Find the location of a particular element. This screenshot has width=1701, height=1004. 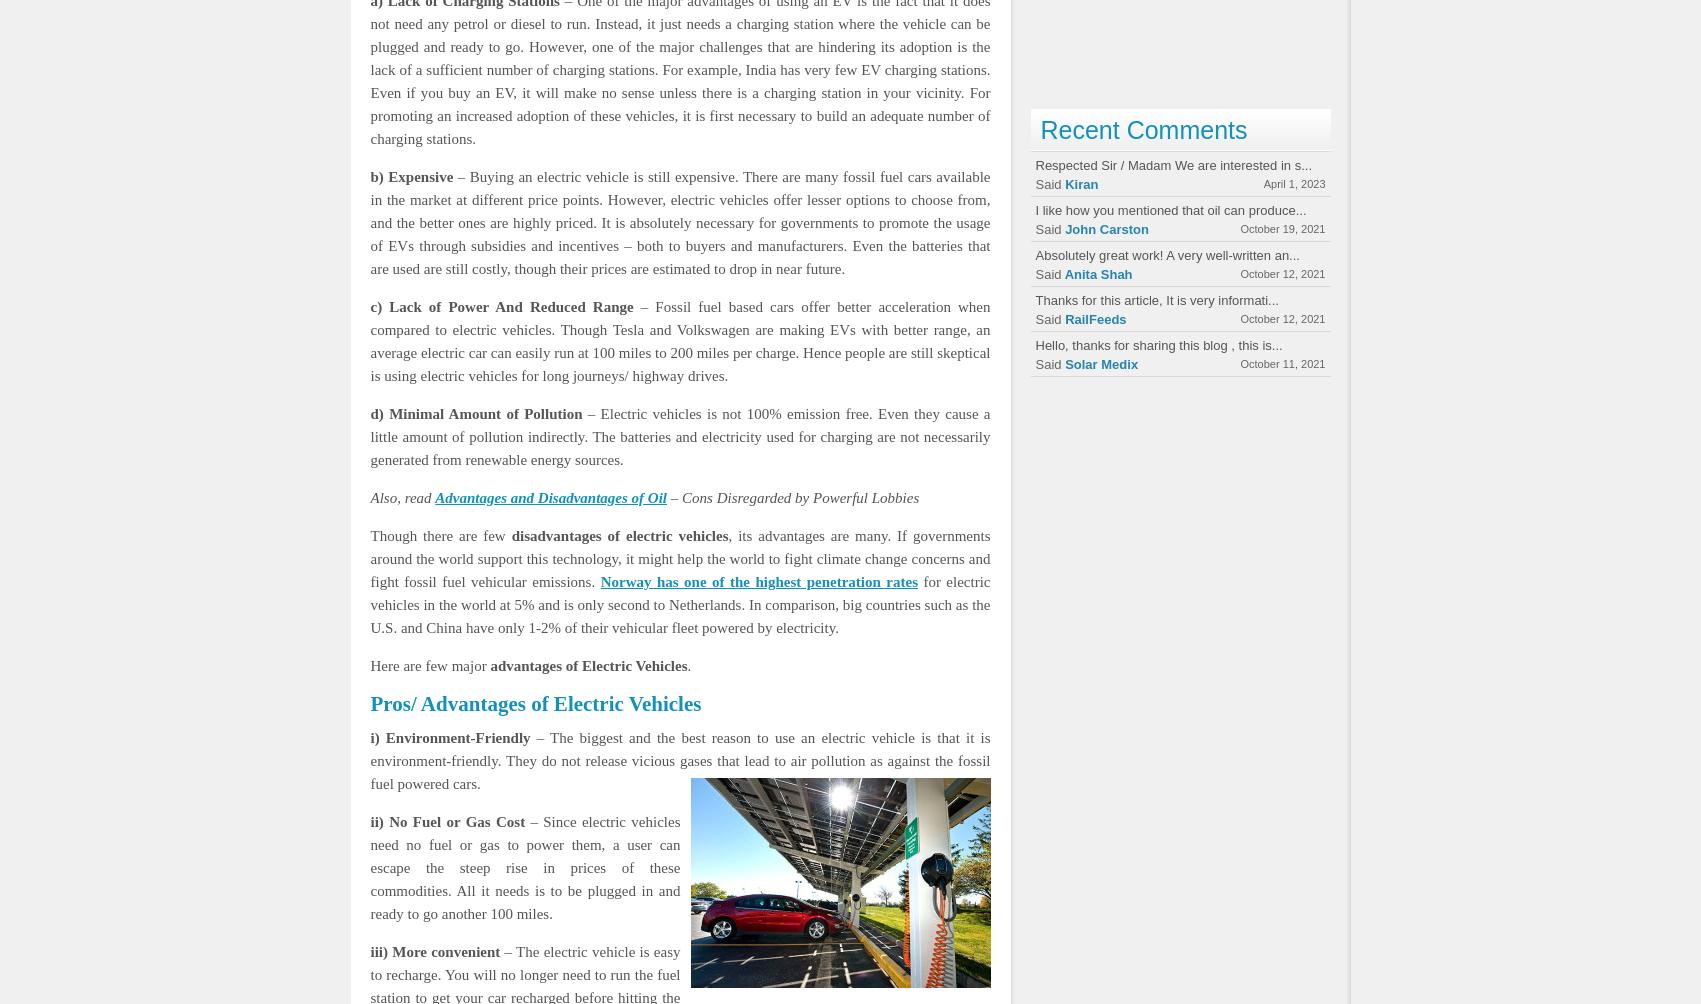

'iii) More convenient' is located at coordinates (433, 949).